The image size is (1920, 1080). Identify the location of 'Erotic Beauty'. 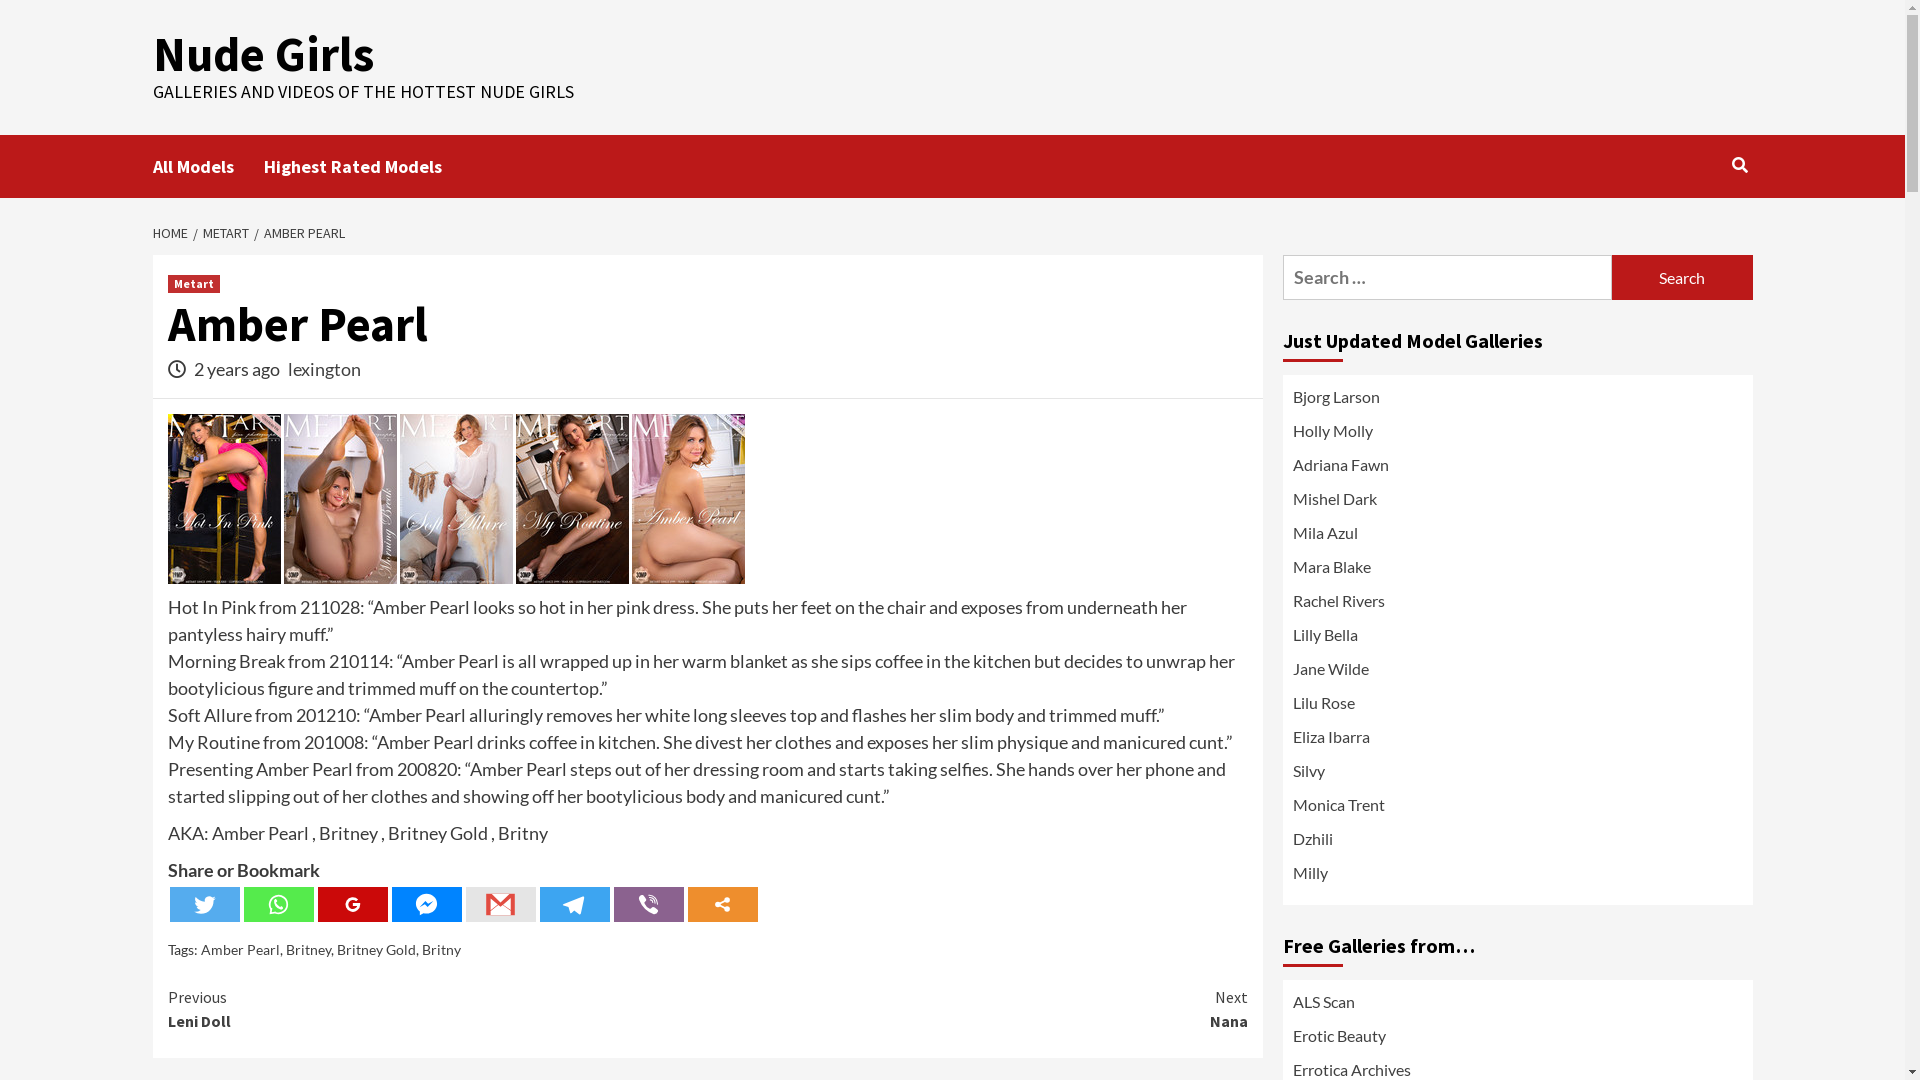
(1338, 1035).